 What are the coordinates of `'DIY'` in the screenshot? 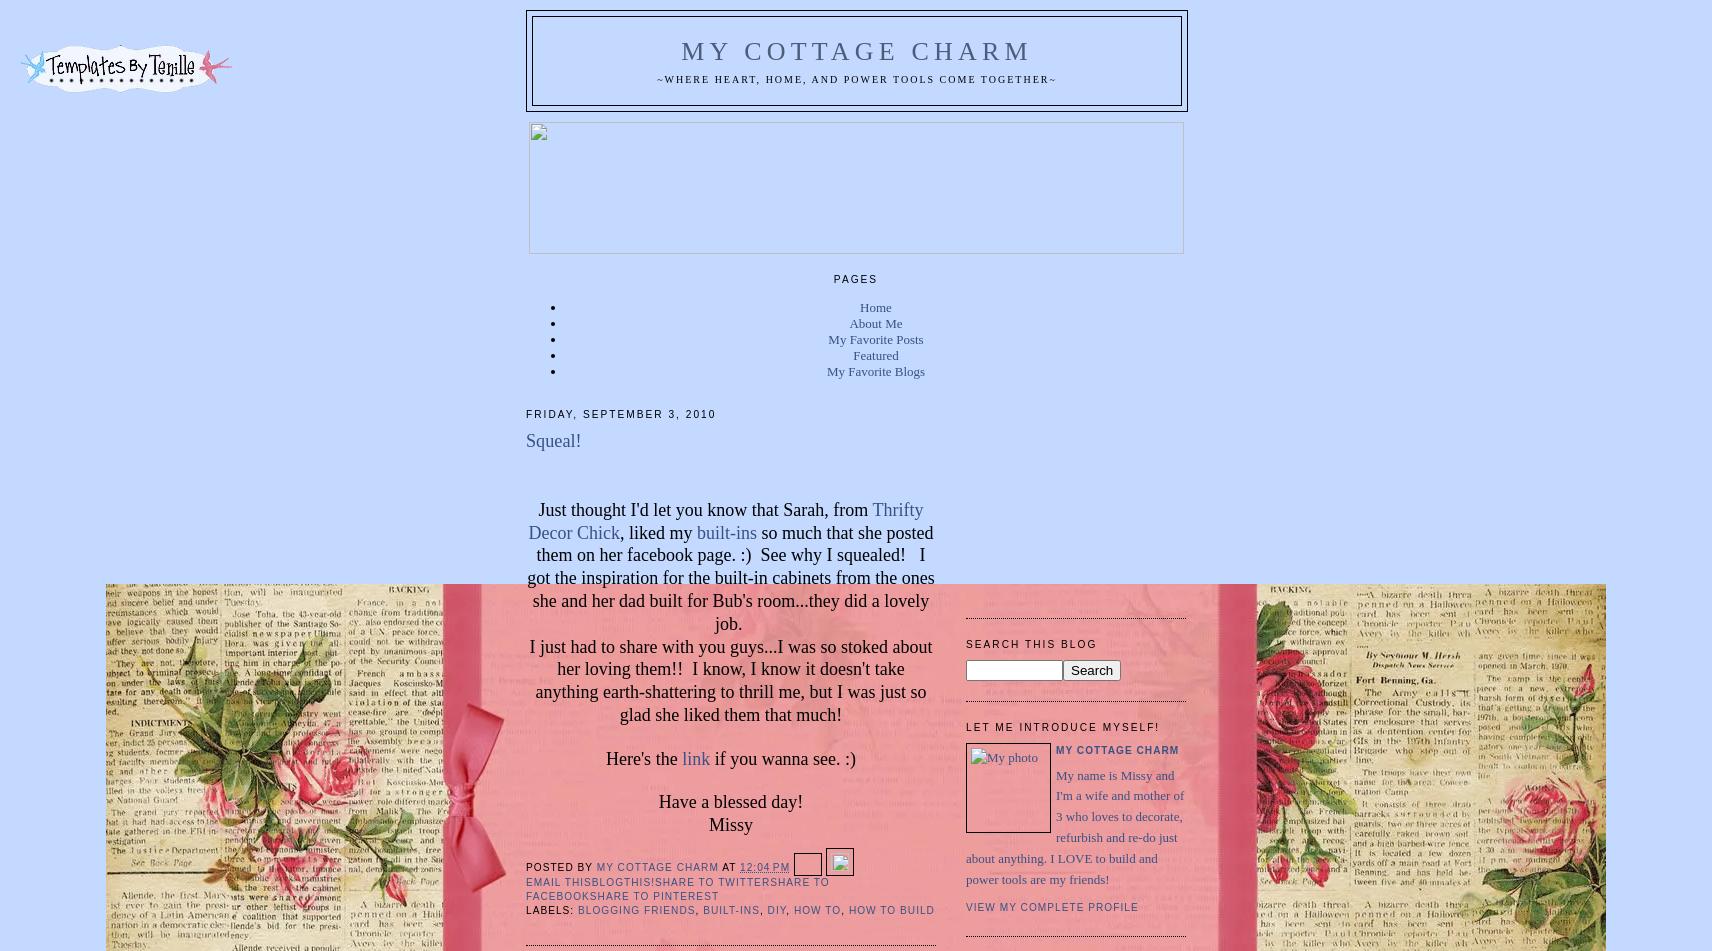 It's located at (776, 908).